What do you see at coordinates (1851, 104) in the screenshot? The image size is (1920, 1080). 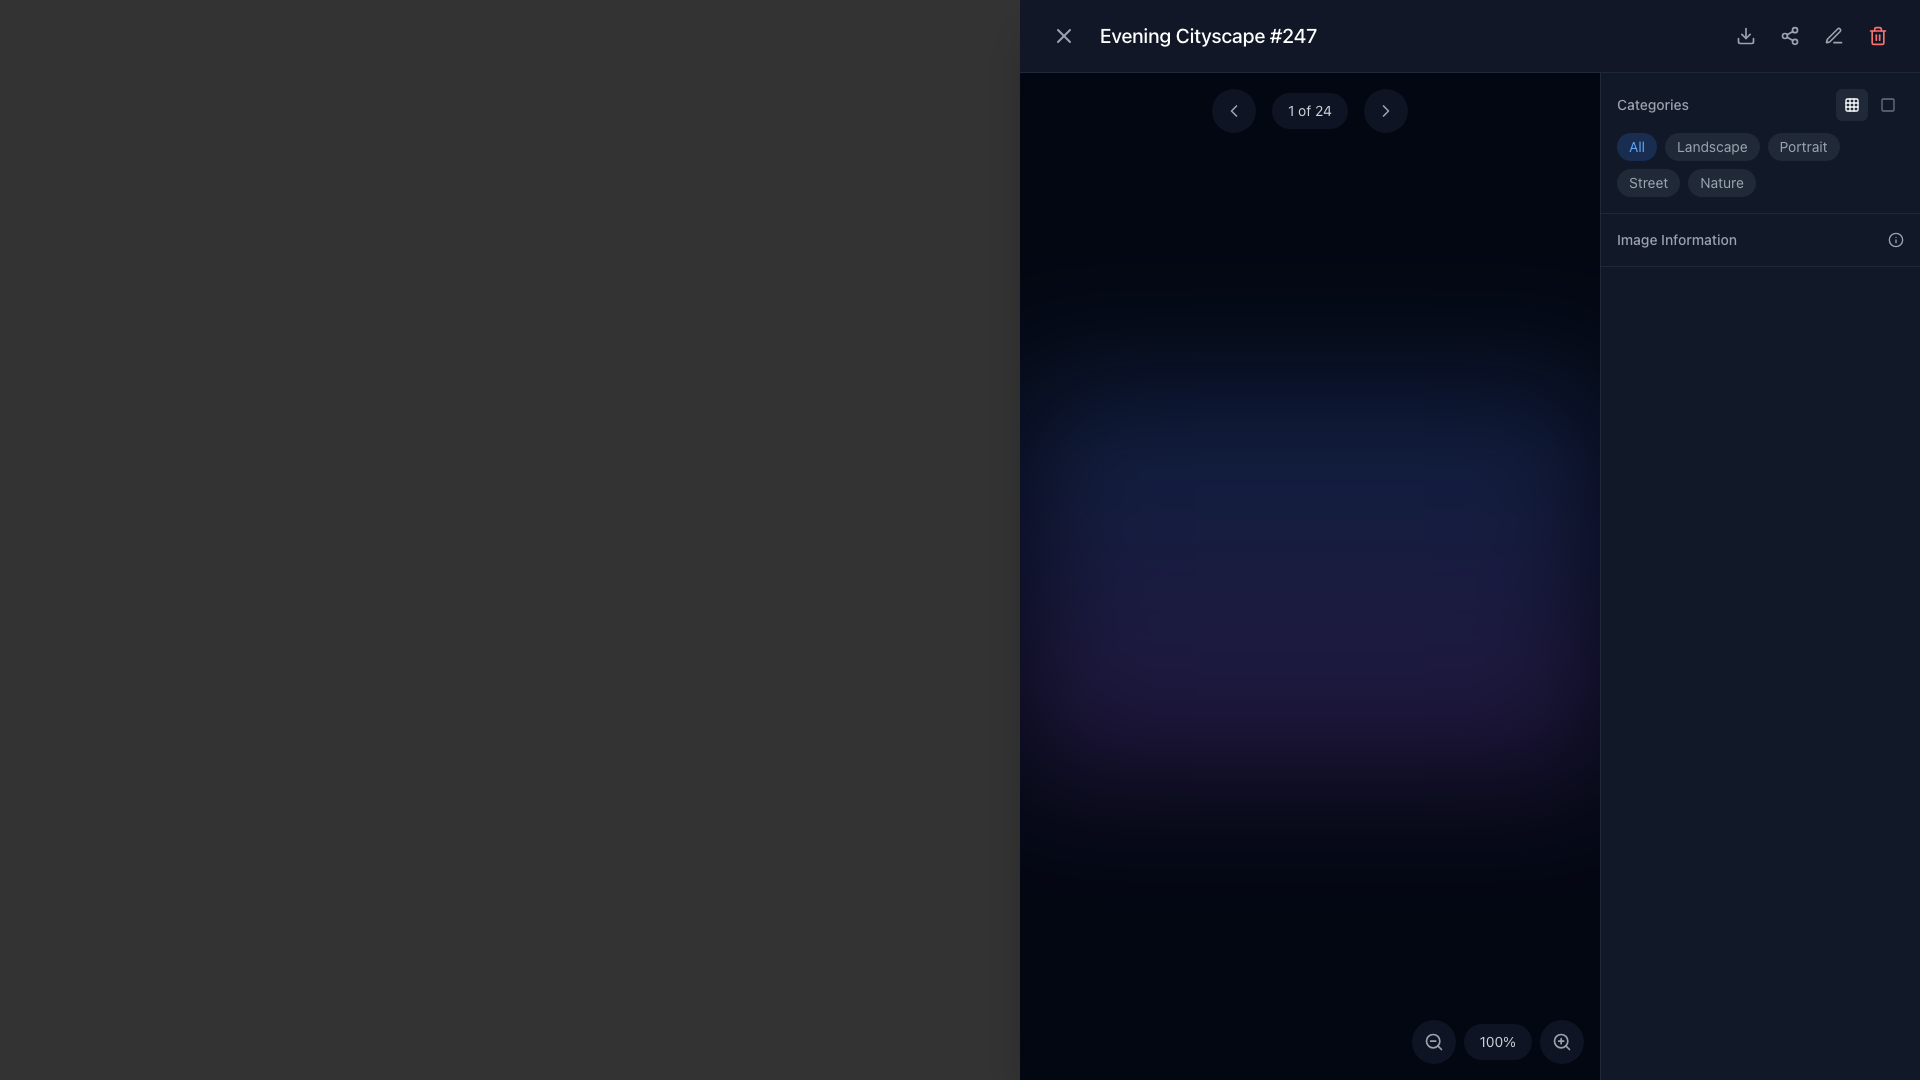 I see `the central rectangle within the grid arrangement, which serves as a decorative or organizational subcomponent of a grid icon indicating graph or layout settings` at bounding box center [1851, 104].